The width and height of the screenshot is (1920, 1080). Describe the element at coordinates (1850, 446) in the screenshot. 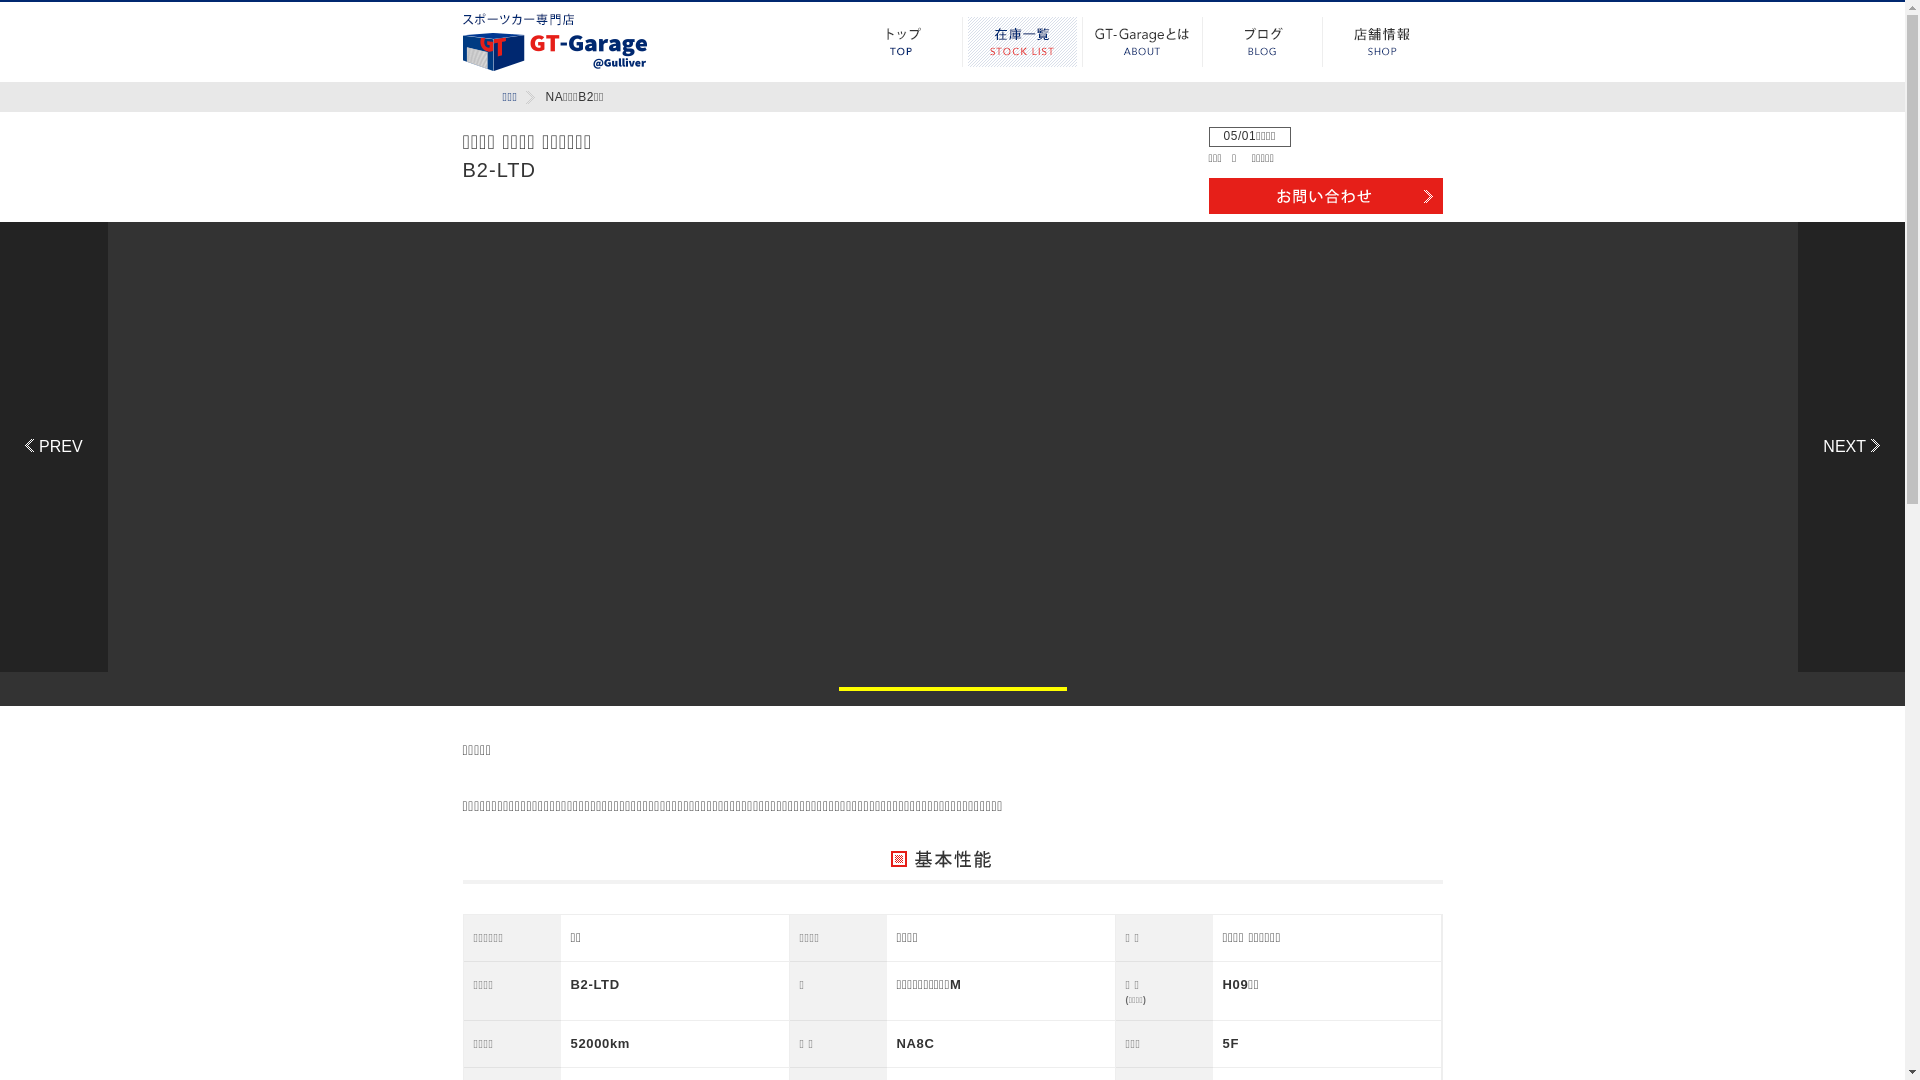

I see `'Next'` at that location.